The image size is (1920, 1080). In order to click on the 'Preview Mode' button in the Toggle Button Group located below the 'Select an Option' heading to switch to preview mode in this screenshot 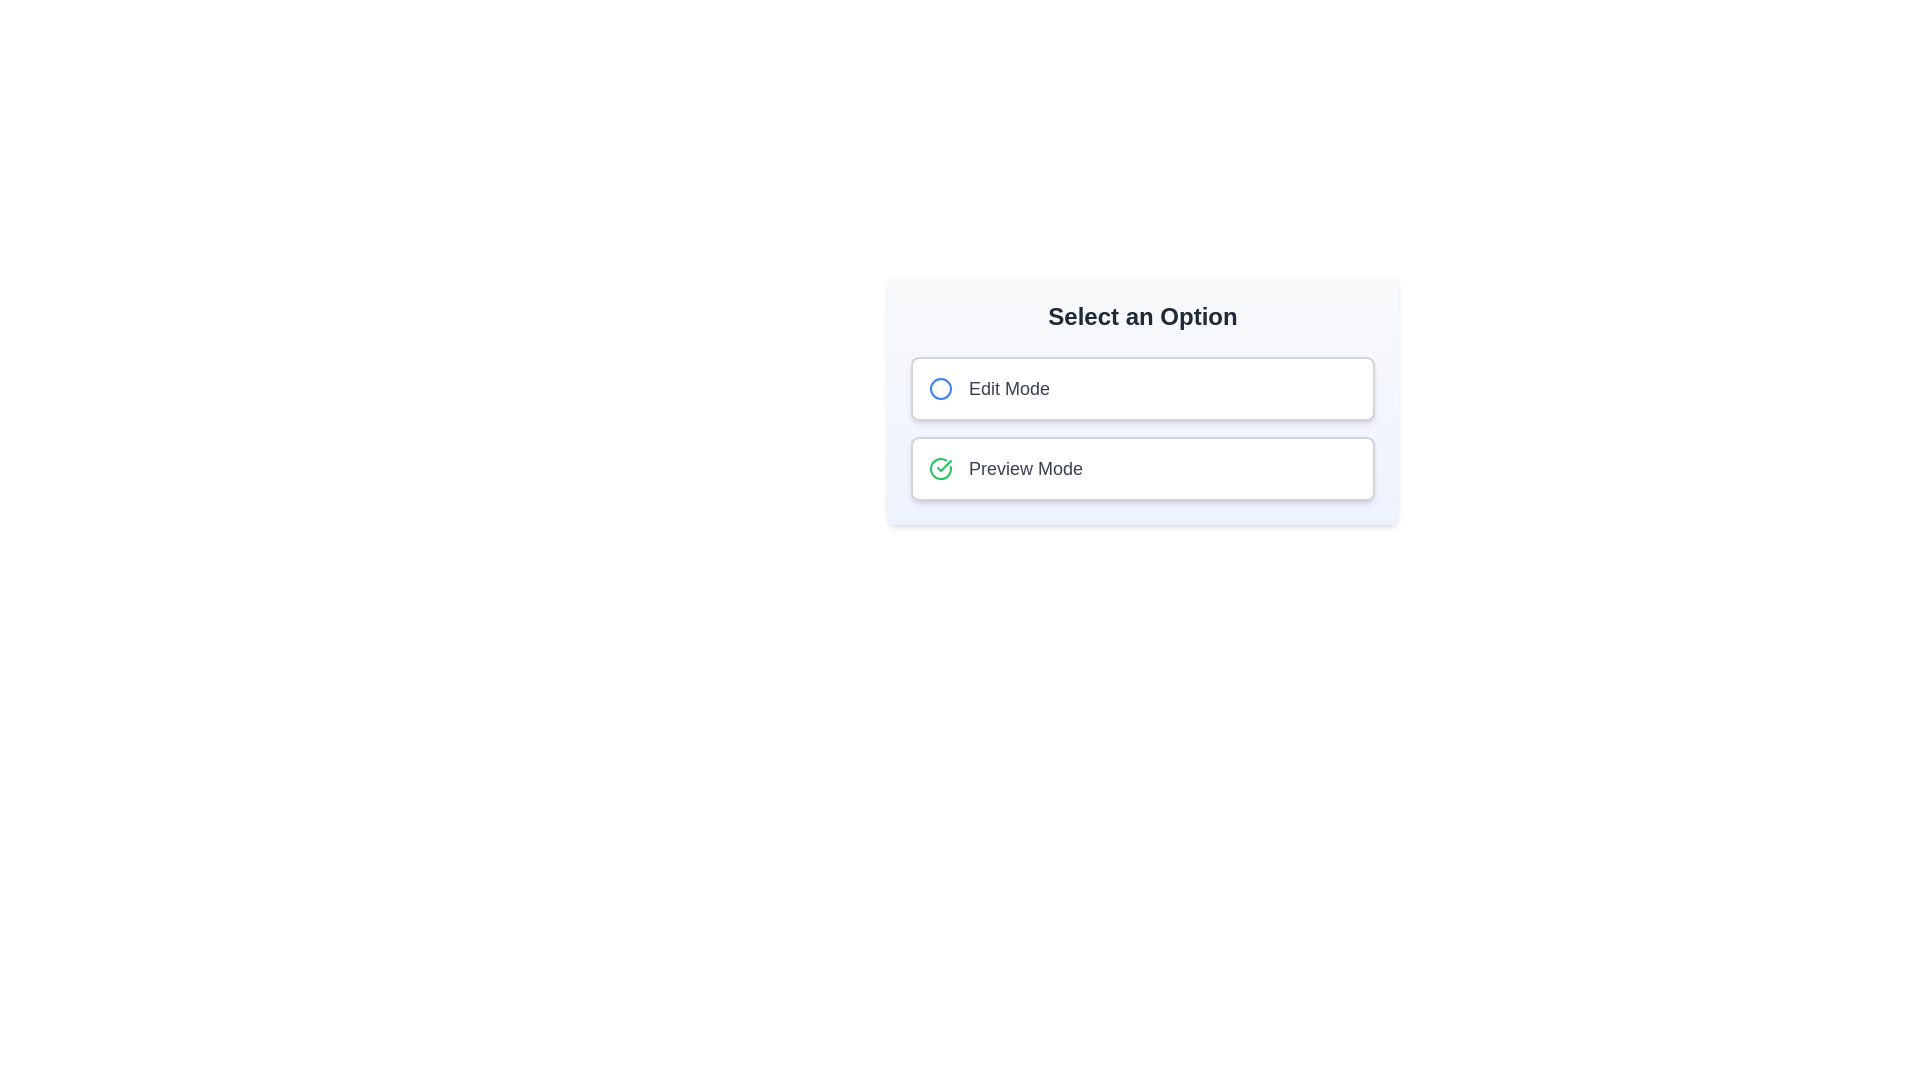, I will do `click(1142, 427)`.